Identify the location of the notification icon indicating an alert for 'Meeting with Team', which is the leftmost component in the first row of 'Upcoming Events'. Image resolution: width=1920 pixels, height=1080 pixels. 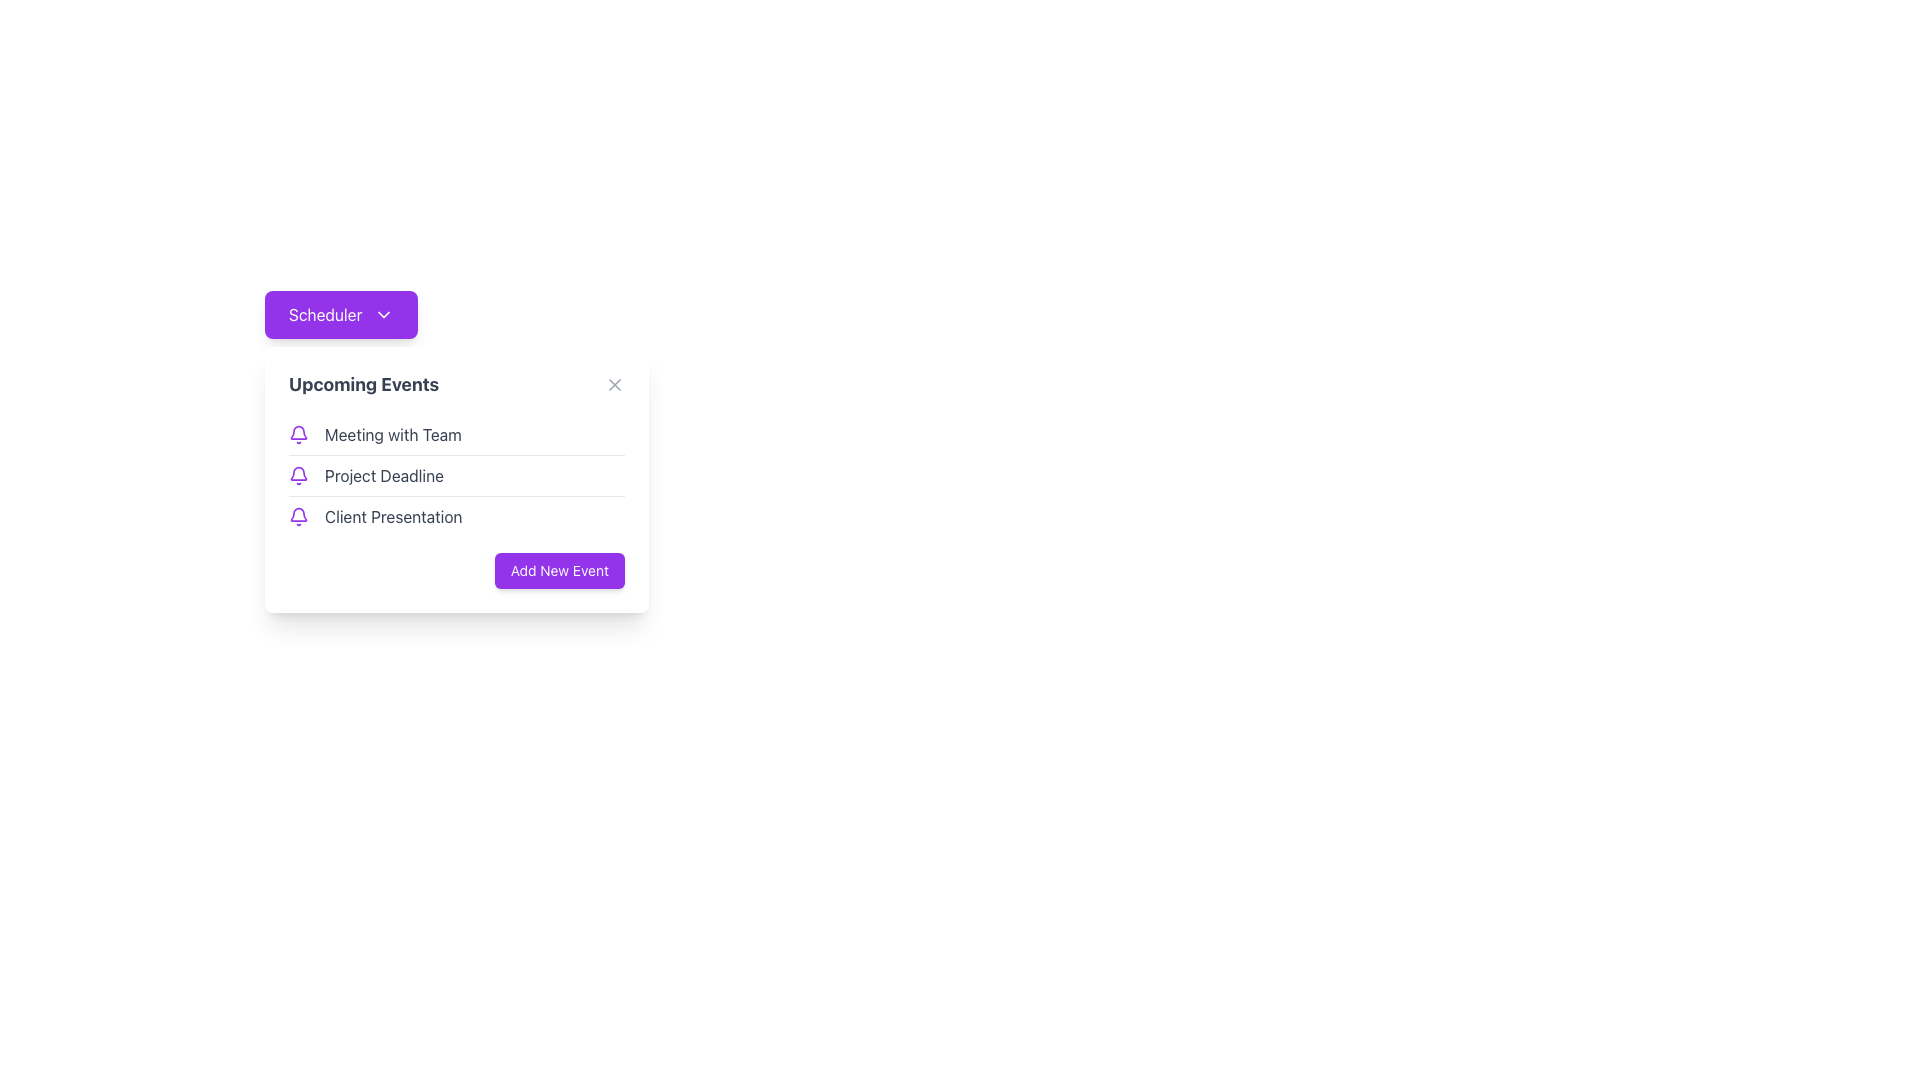
(297, 434).